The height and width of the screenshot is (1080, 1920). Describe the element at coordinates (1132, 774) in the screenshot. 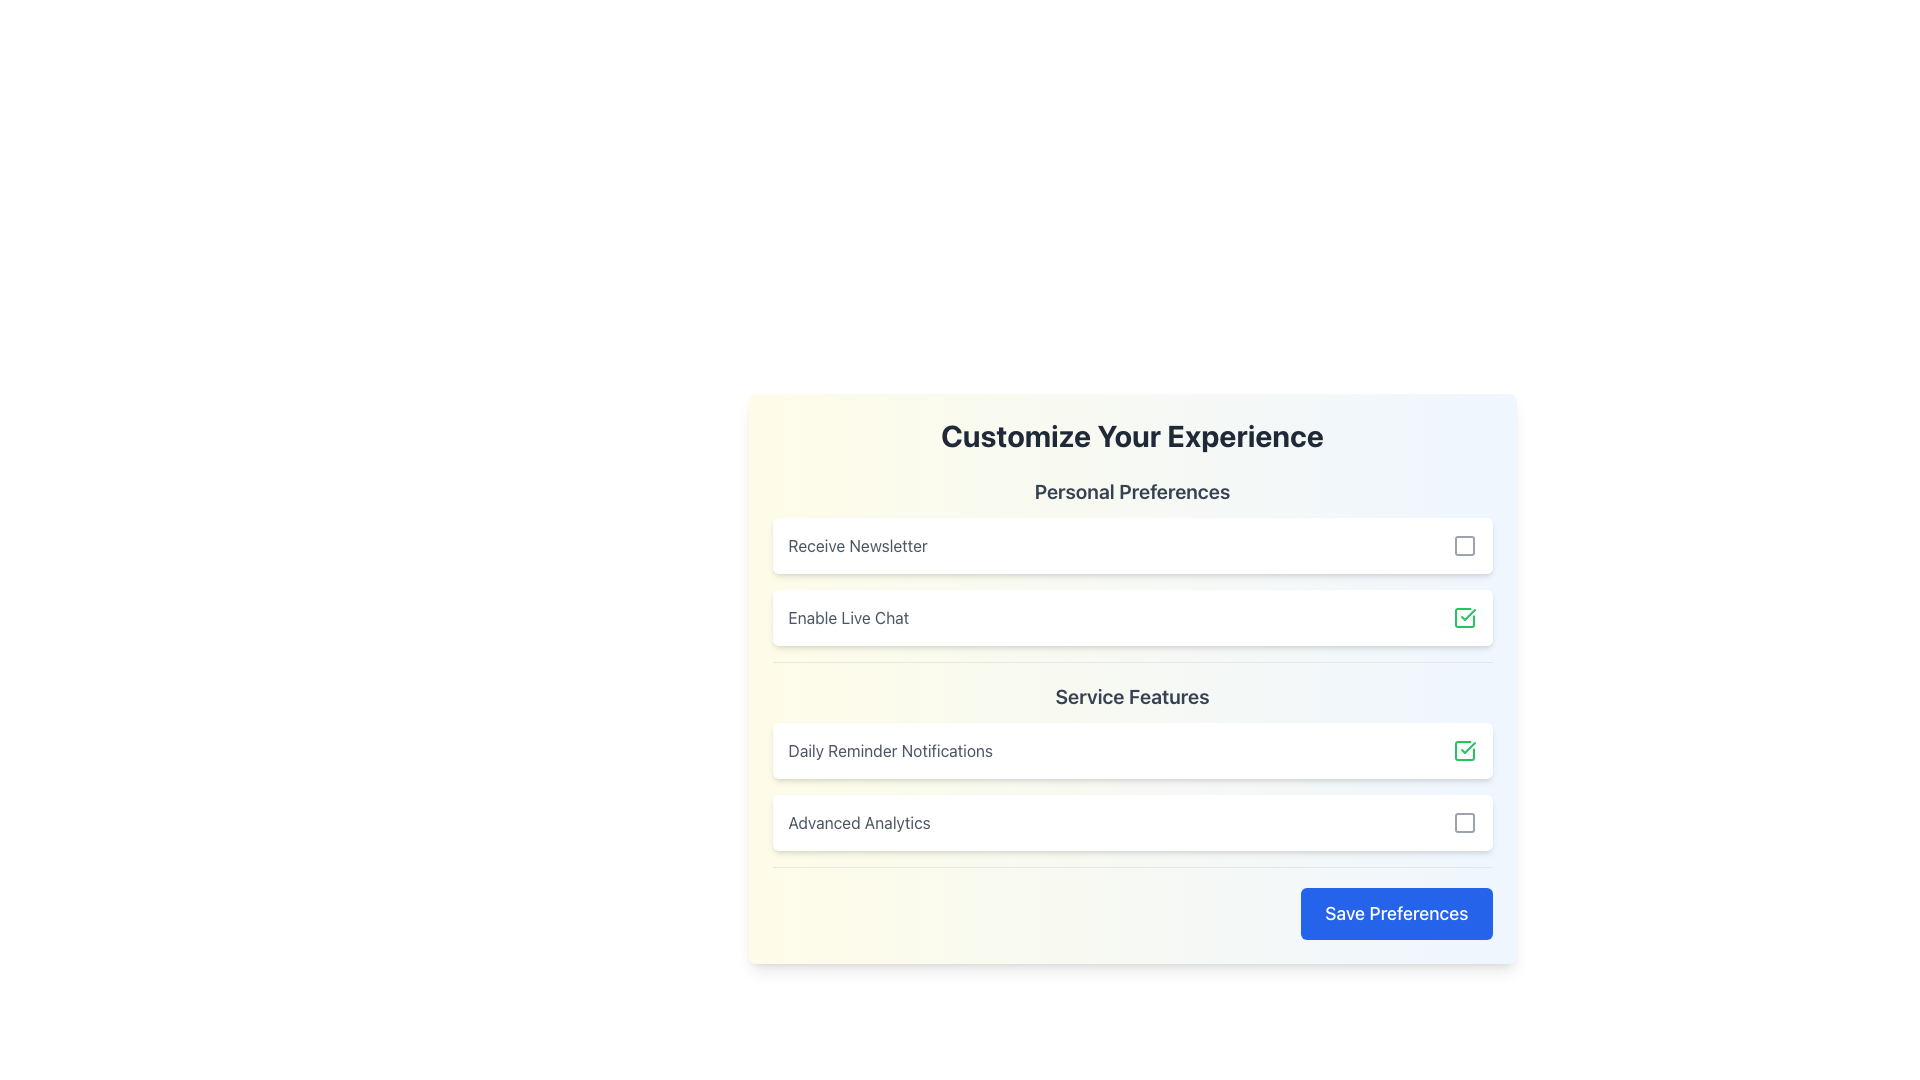

I see `text under the 'Service Features' section, which includes 'Daily Reminder Notifications' and 'Advanced Analytics'` at that location.